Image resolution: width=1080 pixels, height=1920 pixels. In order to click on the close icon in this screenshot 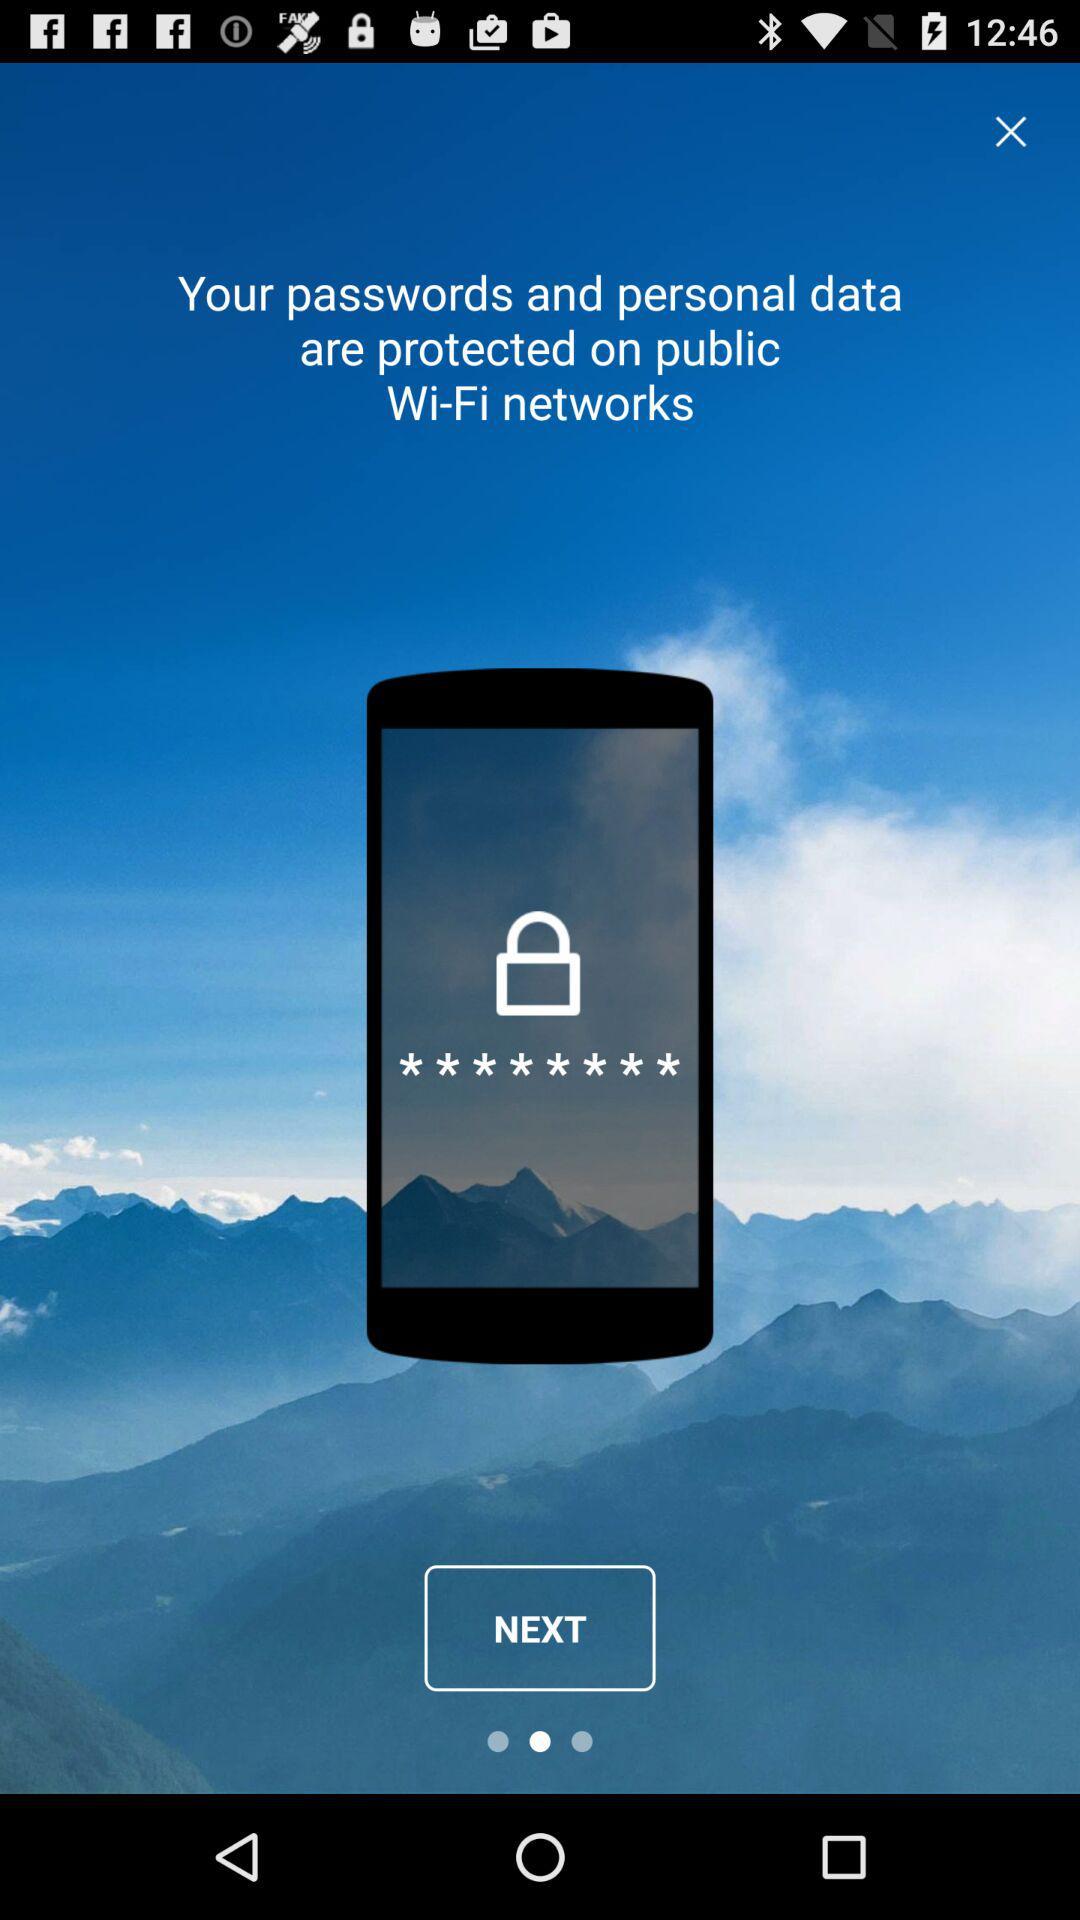, I will do `click(1010, 139)`.